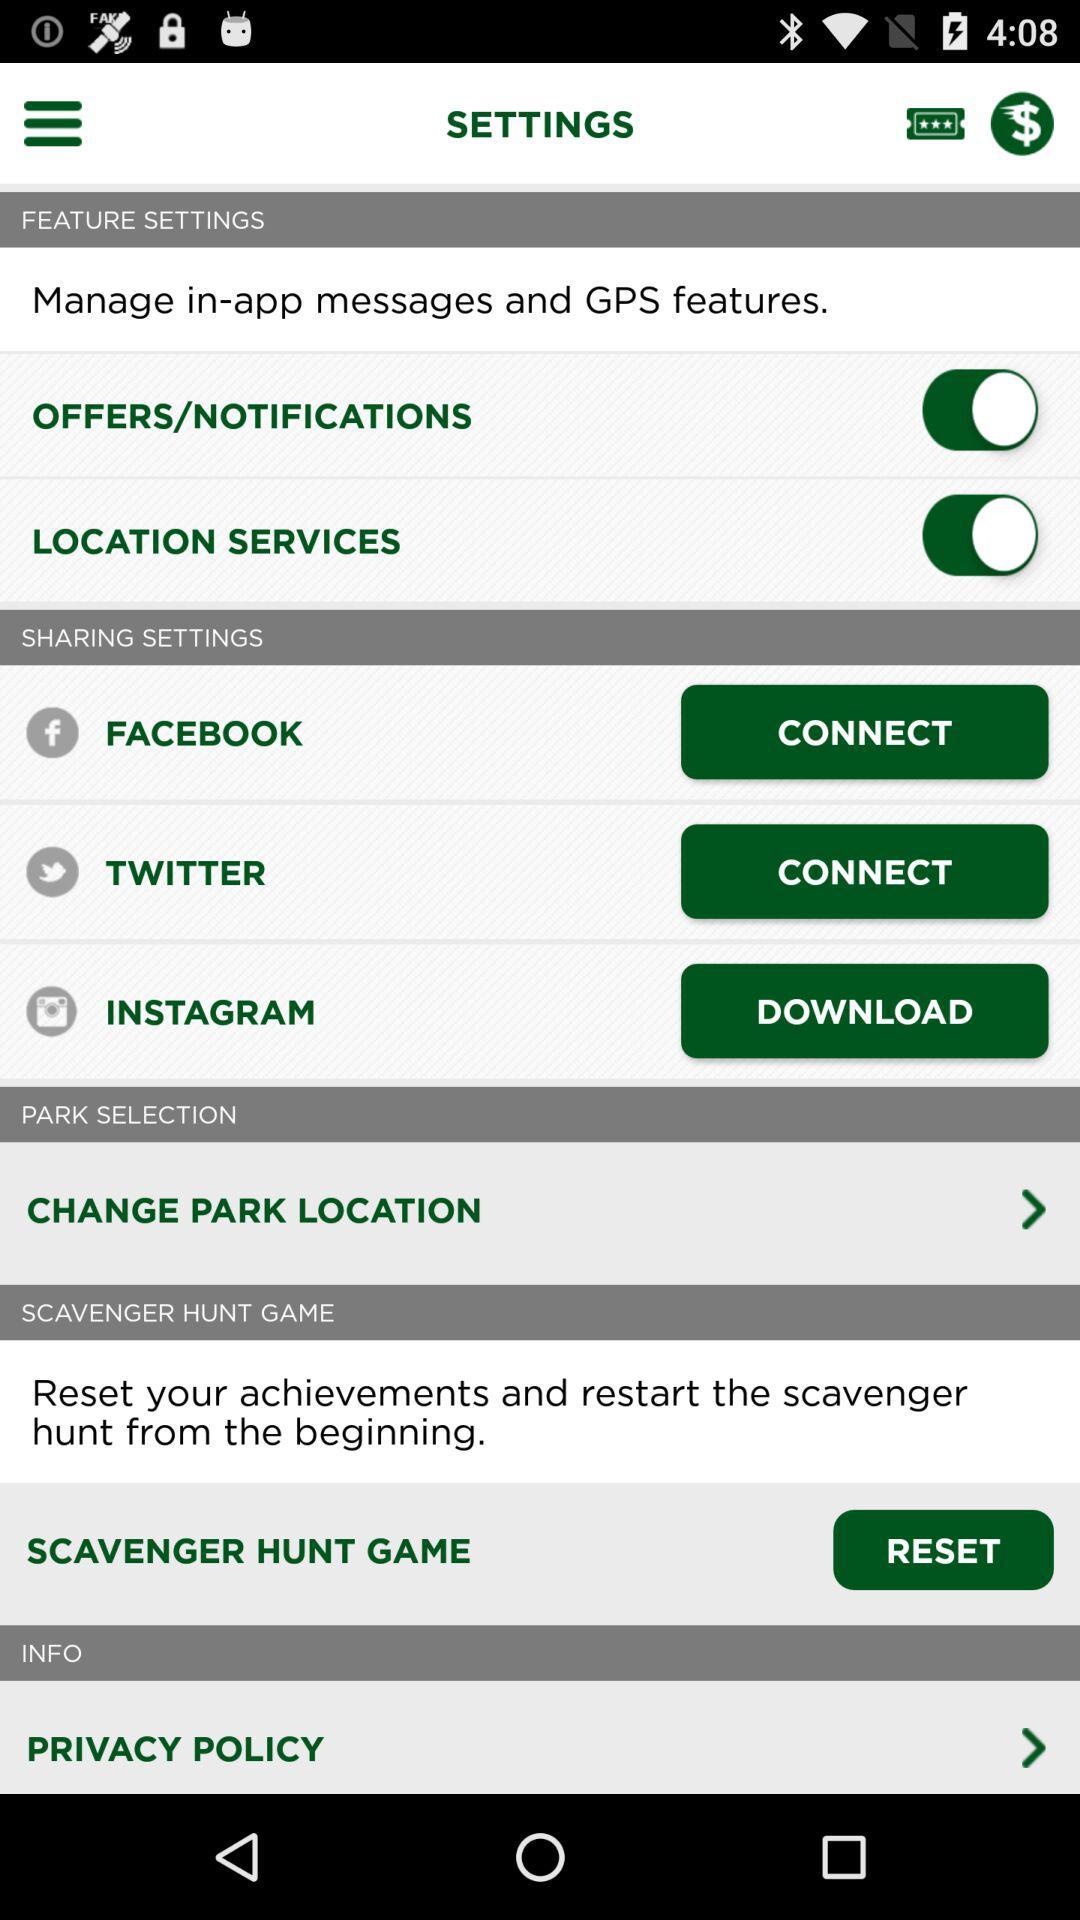  What do you see at coordinates (987, 414) in the screenshot?
I see `notification toggle on` at bounding box center [987, 414].